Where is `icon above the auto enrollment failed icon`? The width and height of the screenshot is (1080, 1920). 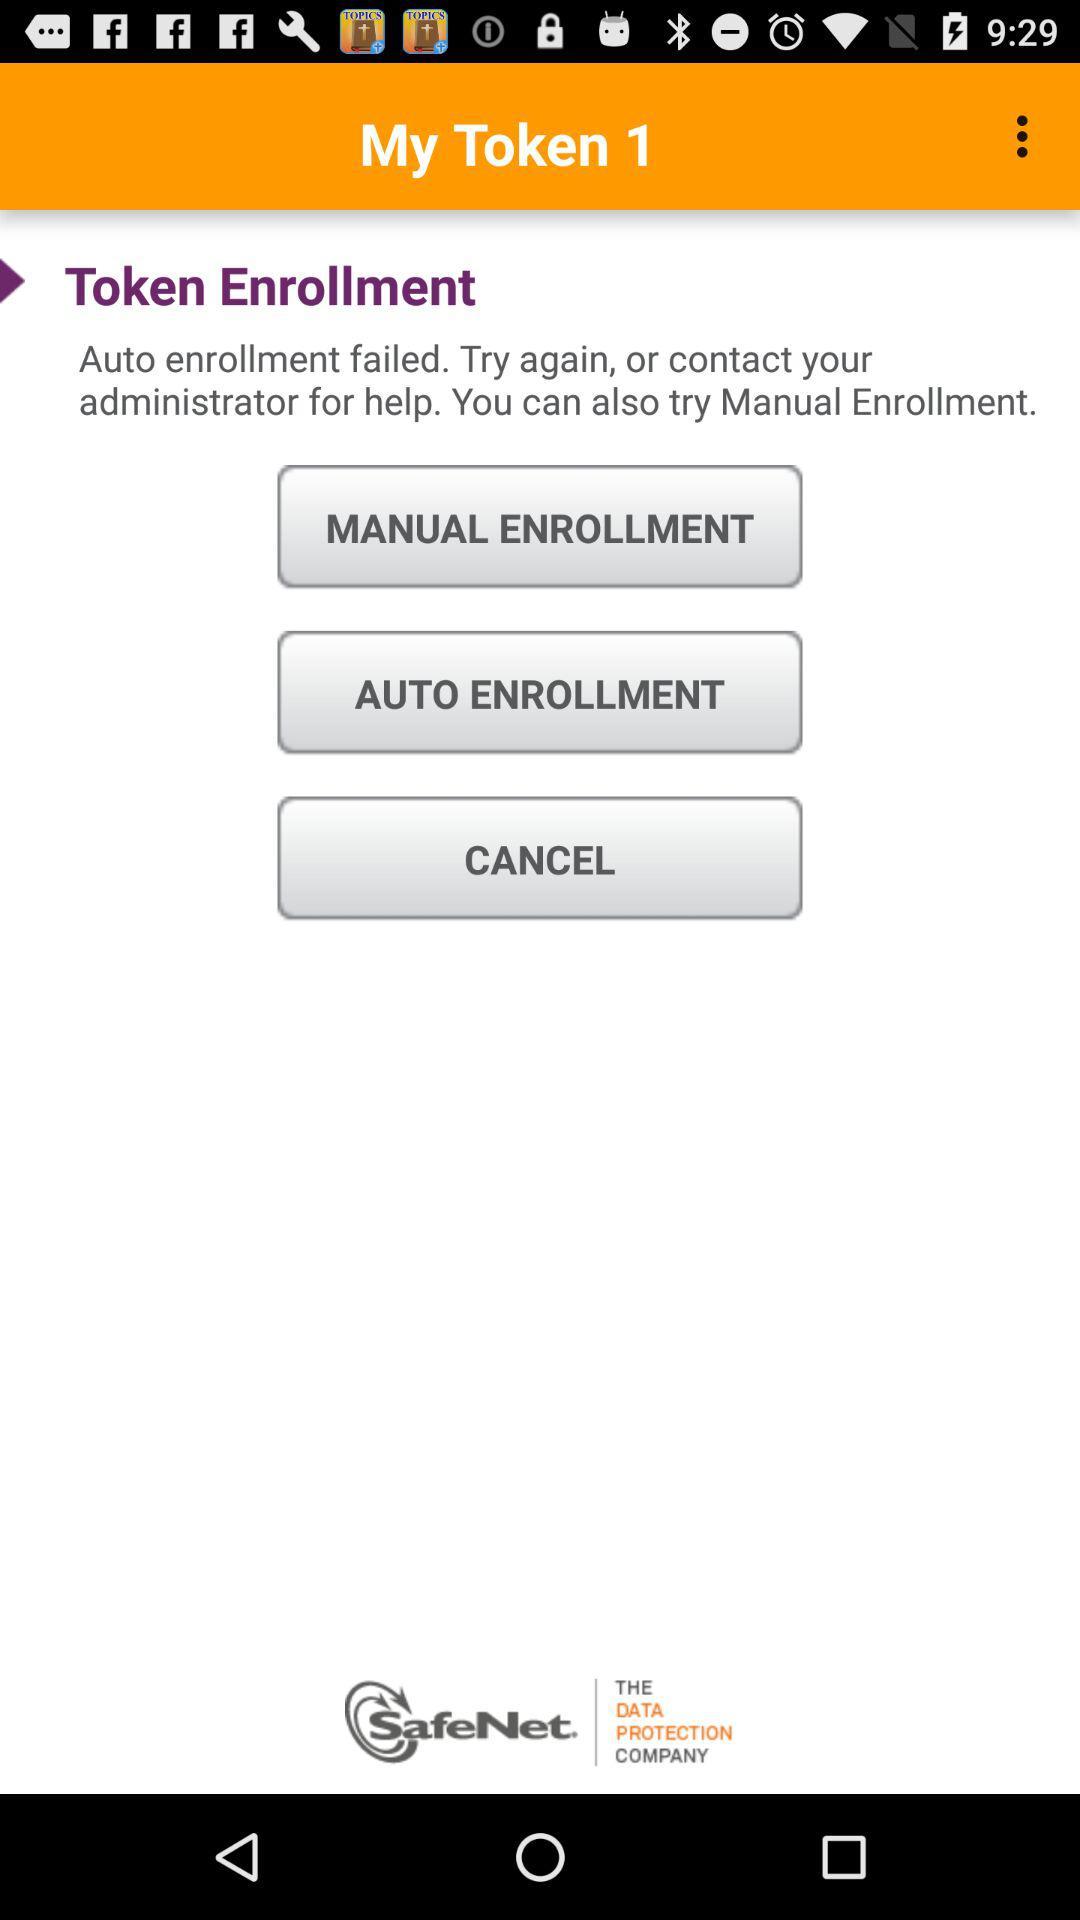 icon above the auto enrollment failed icon is located at coordinates (1027, 135).